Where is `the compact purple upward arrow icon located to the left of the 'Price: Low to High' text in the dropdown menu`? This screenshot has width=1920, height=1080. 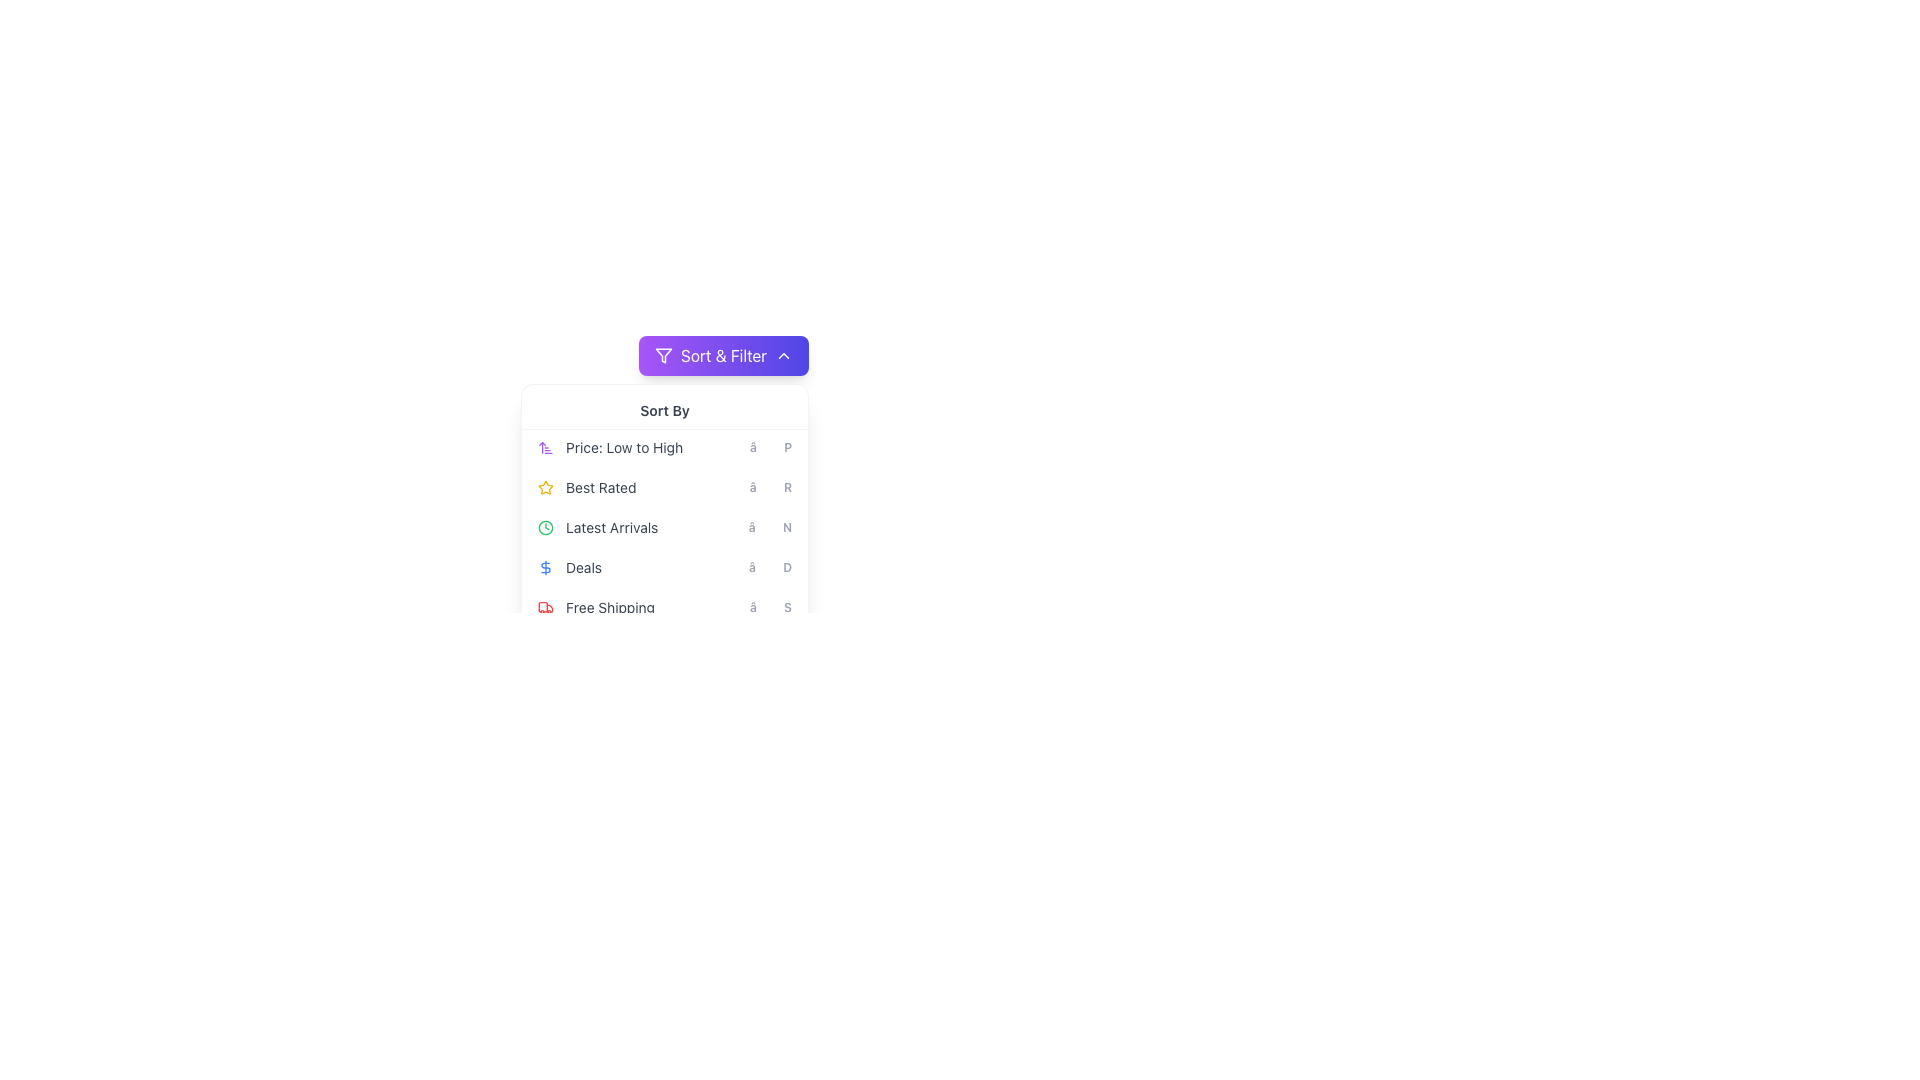
the compact purple upward arrow icon located to the left of the 'Price: Low to High' text in the dropdown menu is located at coordinates (546, 446).